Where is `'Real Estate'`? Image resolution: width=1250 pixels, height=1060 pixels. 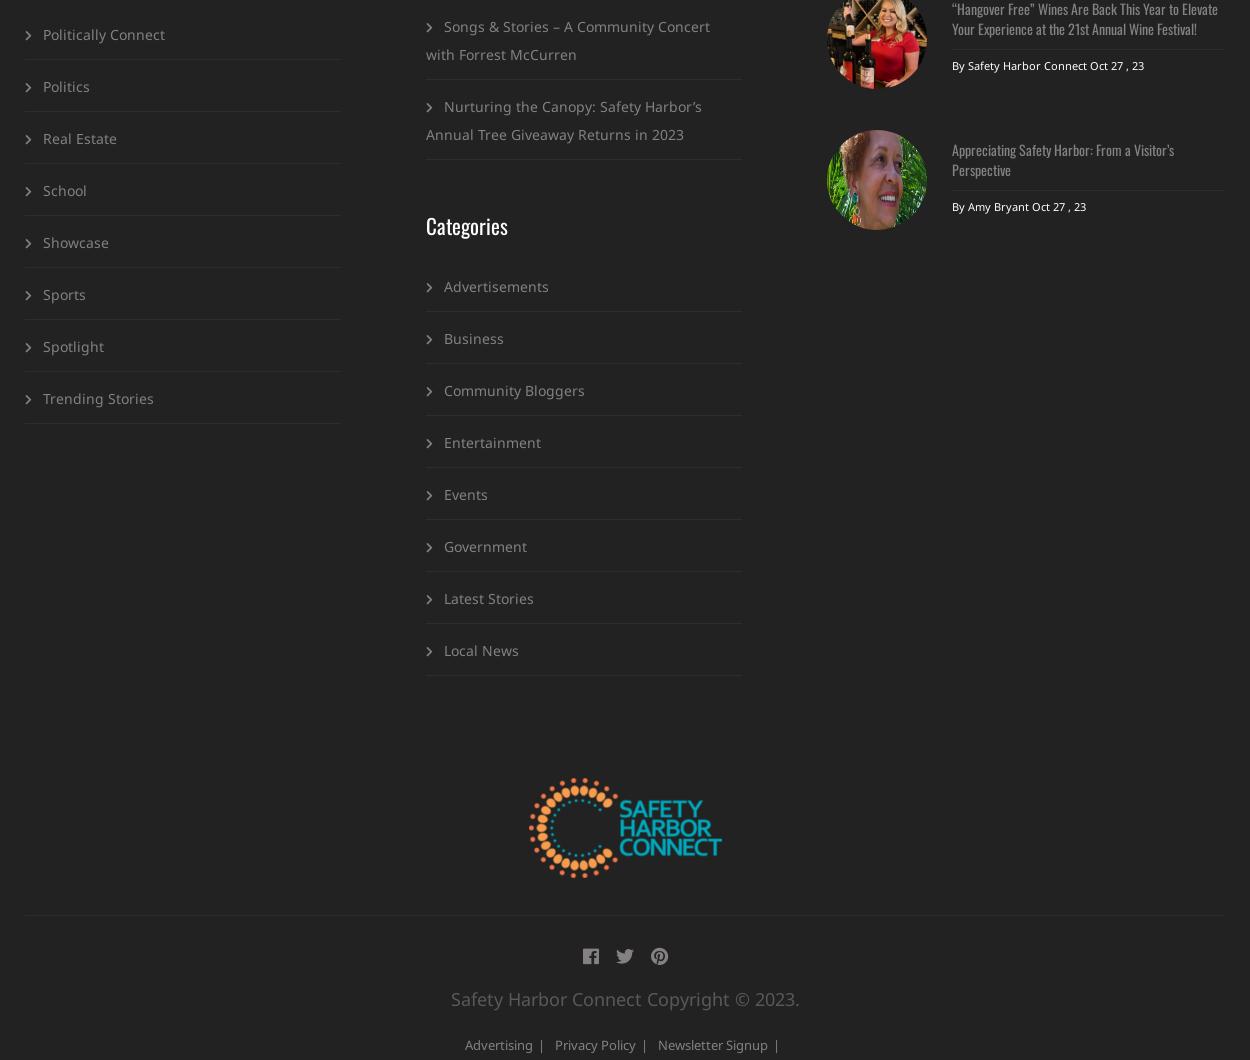
'Real Estate' is located at coordinates (79, 137).